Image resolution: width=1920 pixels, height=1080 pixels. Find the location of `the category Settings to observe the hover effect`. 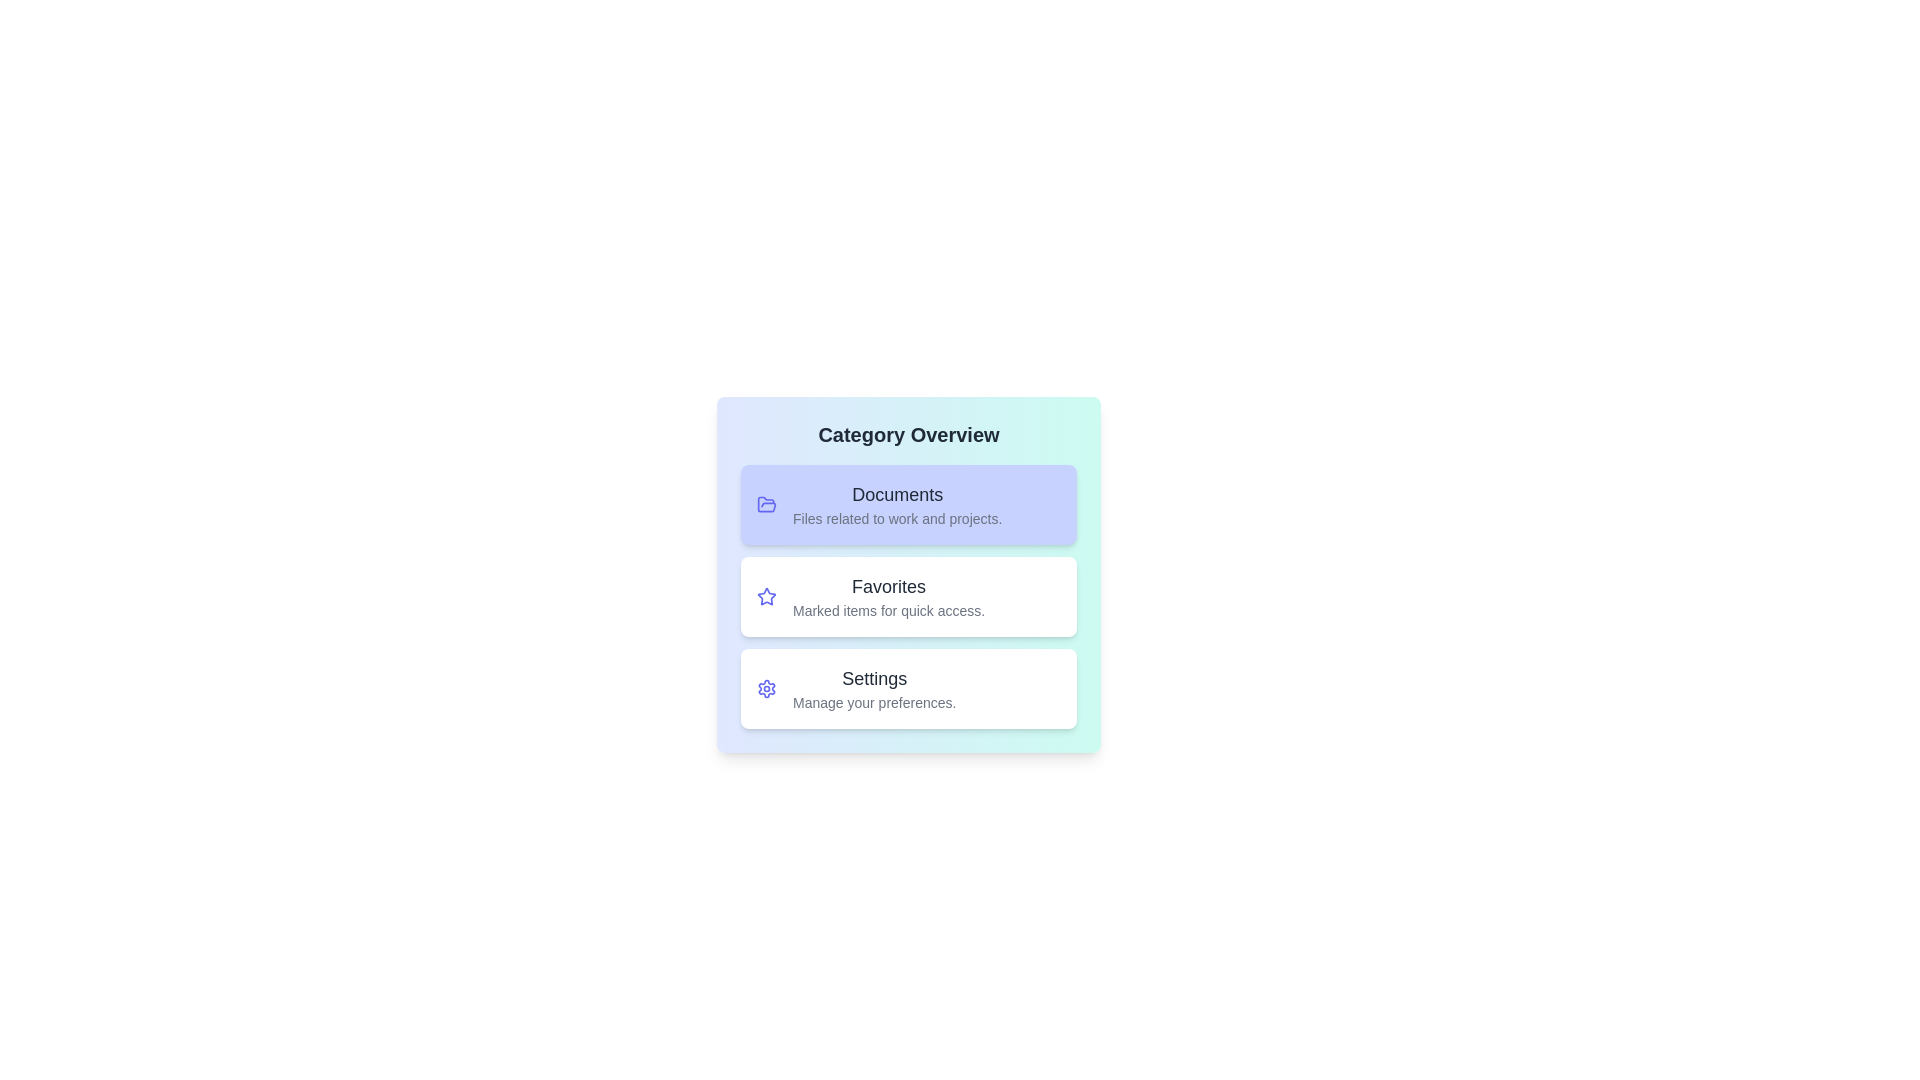

the category Settings to observe the hover effect is located at coordinates (907, 688).